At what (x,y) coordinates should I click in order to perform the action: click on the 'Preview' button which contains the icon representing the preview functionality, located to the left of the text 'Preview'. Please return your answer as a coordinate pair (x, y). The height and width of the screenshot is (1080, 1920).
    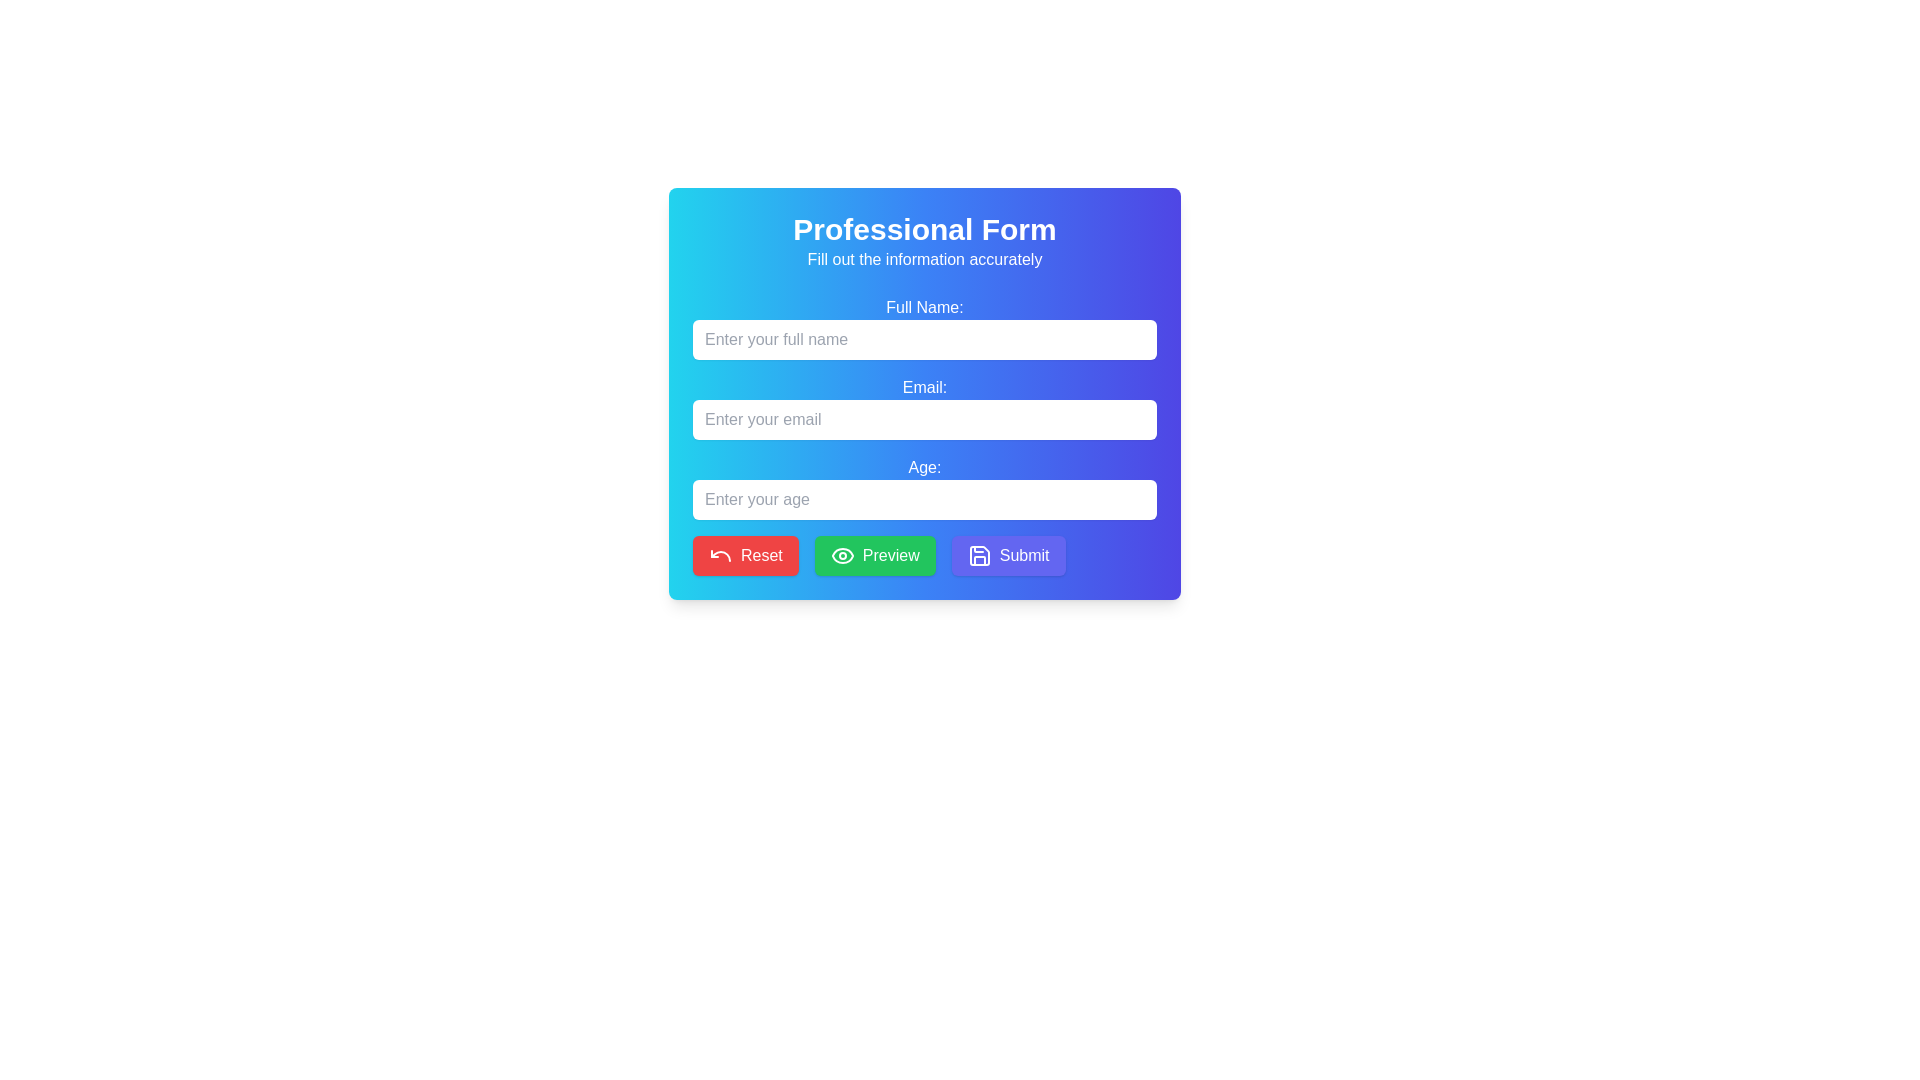
    Looking at the image, I should click on (842, 555).